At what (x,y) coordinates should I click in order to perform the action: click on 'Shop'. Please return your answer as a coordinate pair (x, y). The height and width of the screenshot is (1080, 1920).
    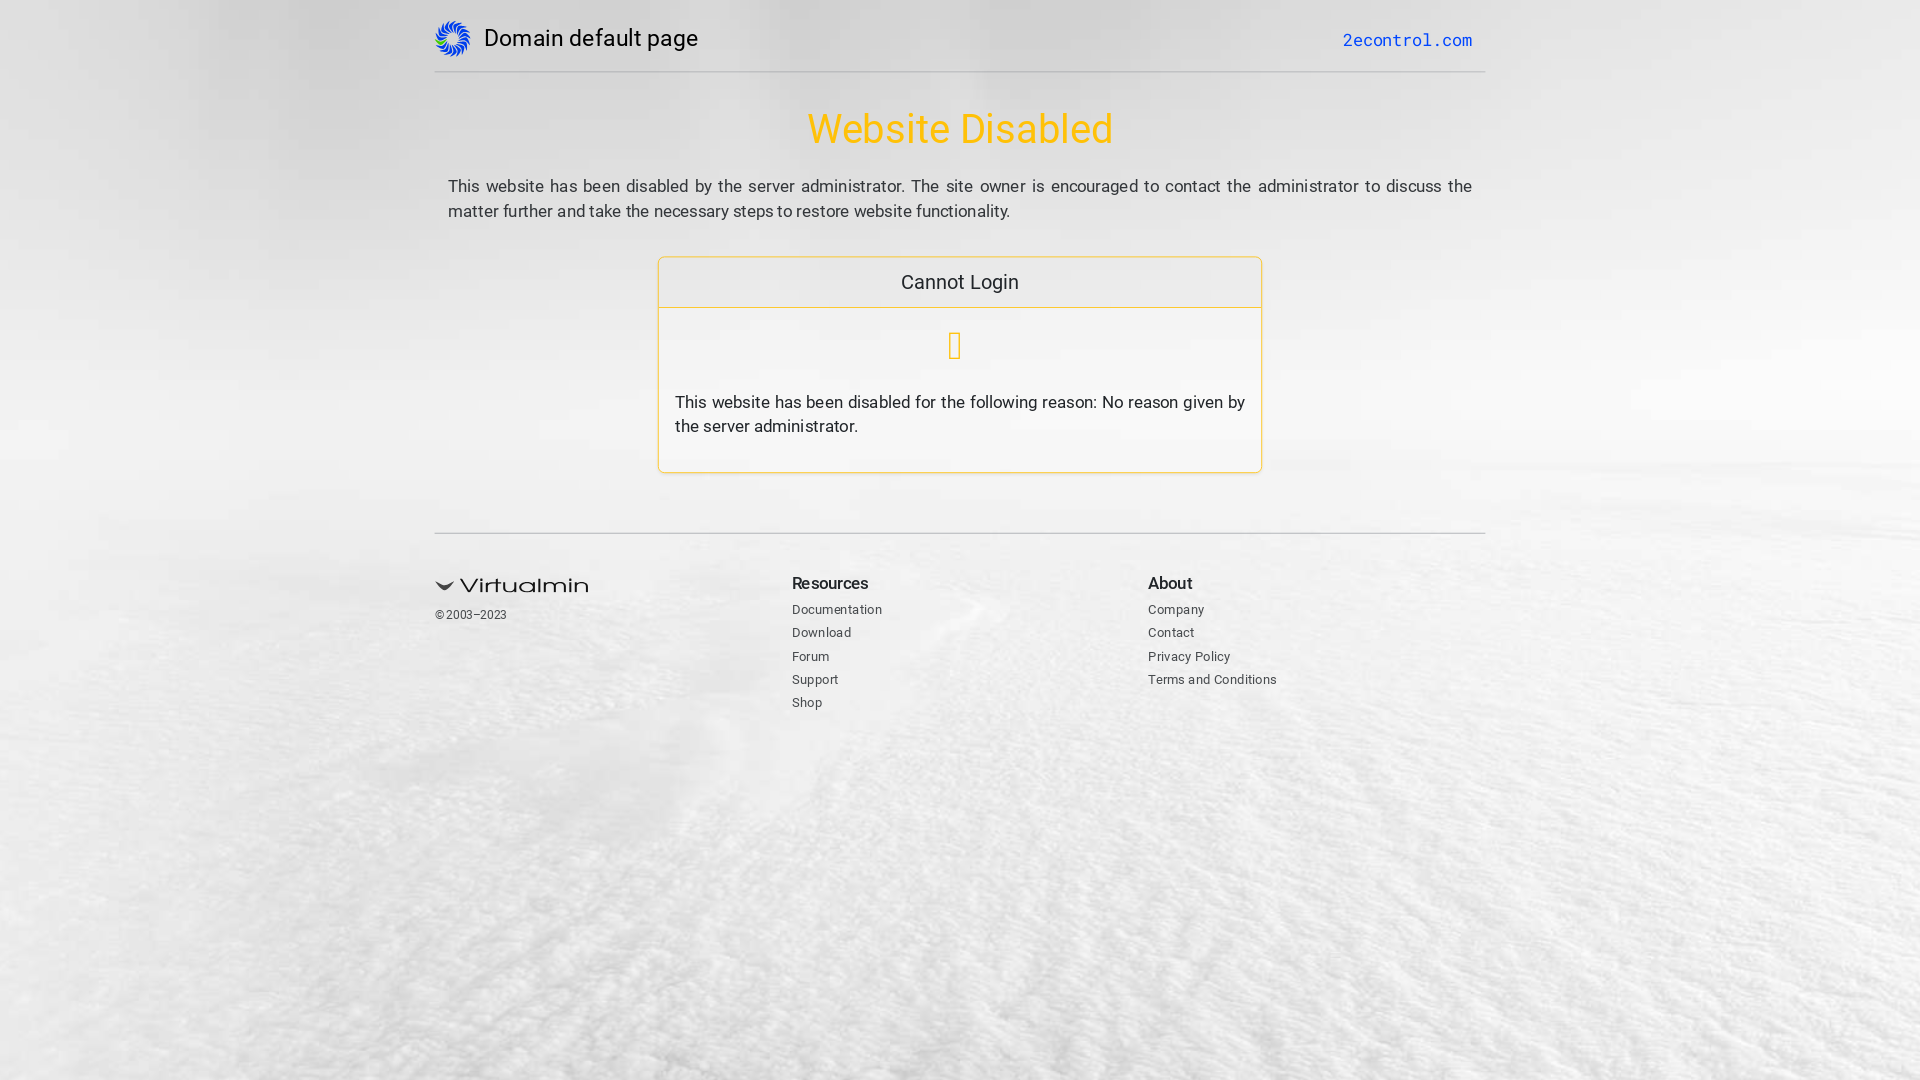
    Looking at the image, I should click on (810, 703).